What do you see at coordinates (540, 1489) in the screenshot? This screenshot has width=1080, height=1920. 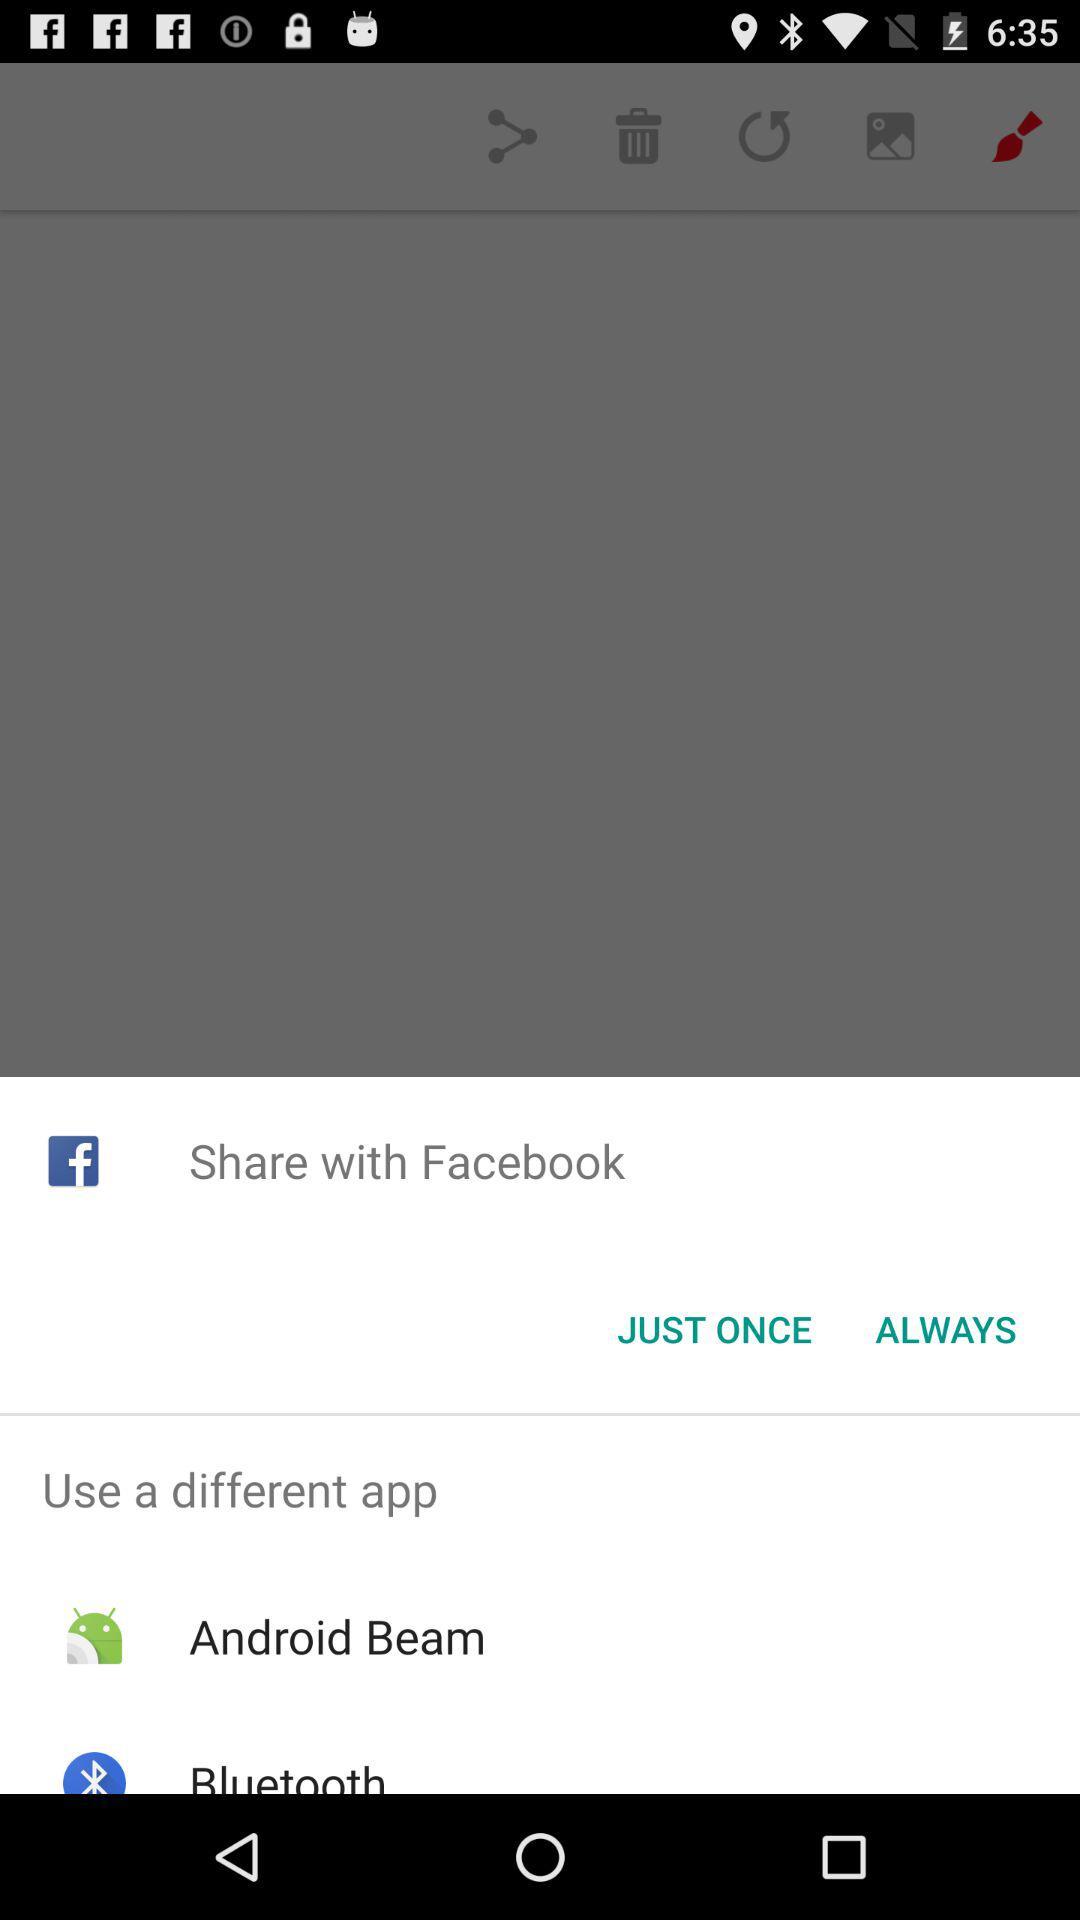 I see `use a different item` at bounding box center [540, 1489].